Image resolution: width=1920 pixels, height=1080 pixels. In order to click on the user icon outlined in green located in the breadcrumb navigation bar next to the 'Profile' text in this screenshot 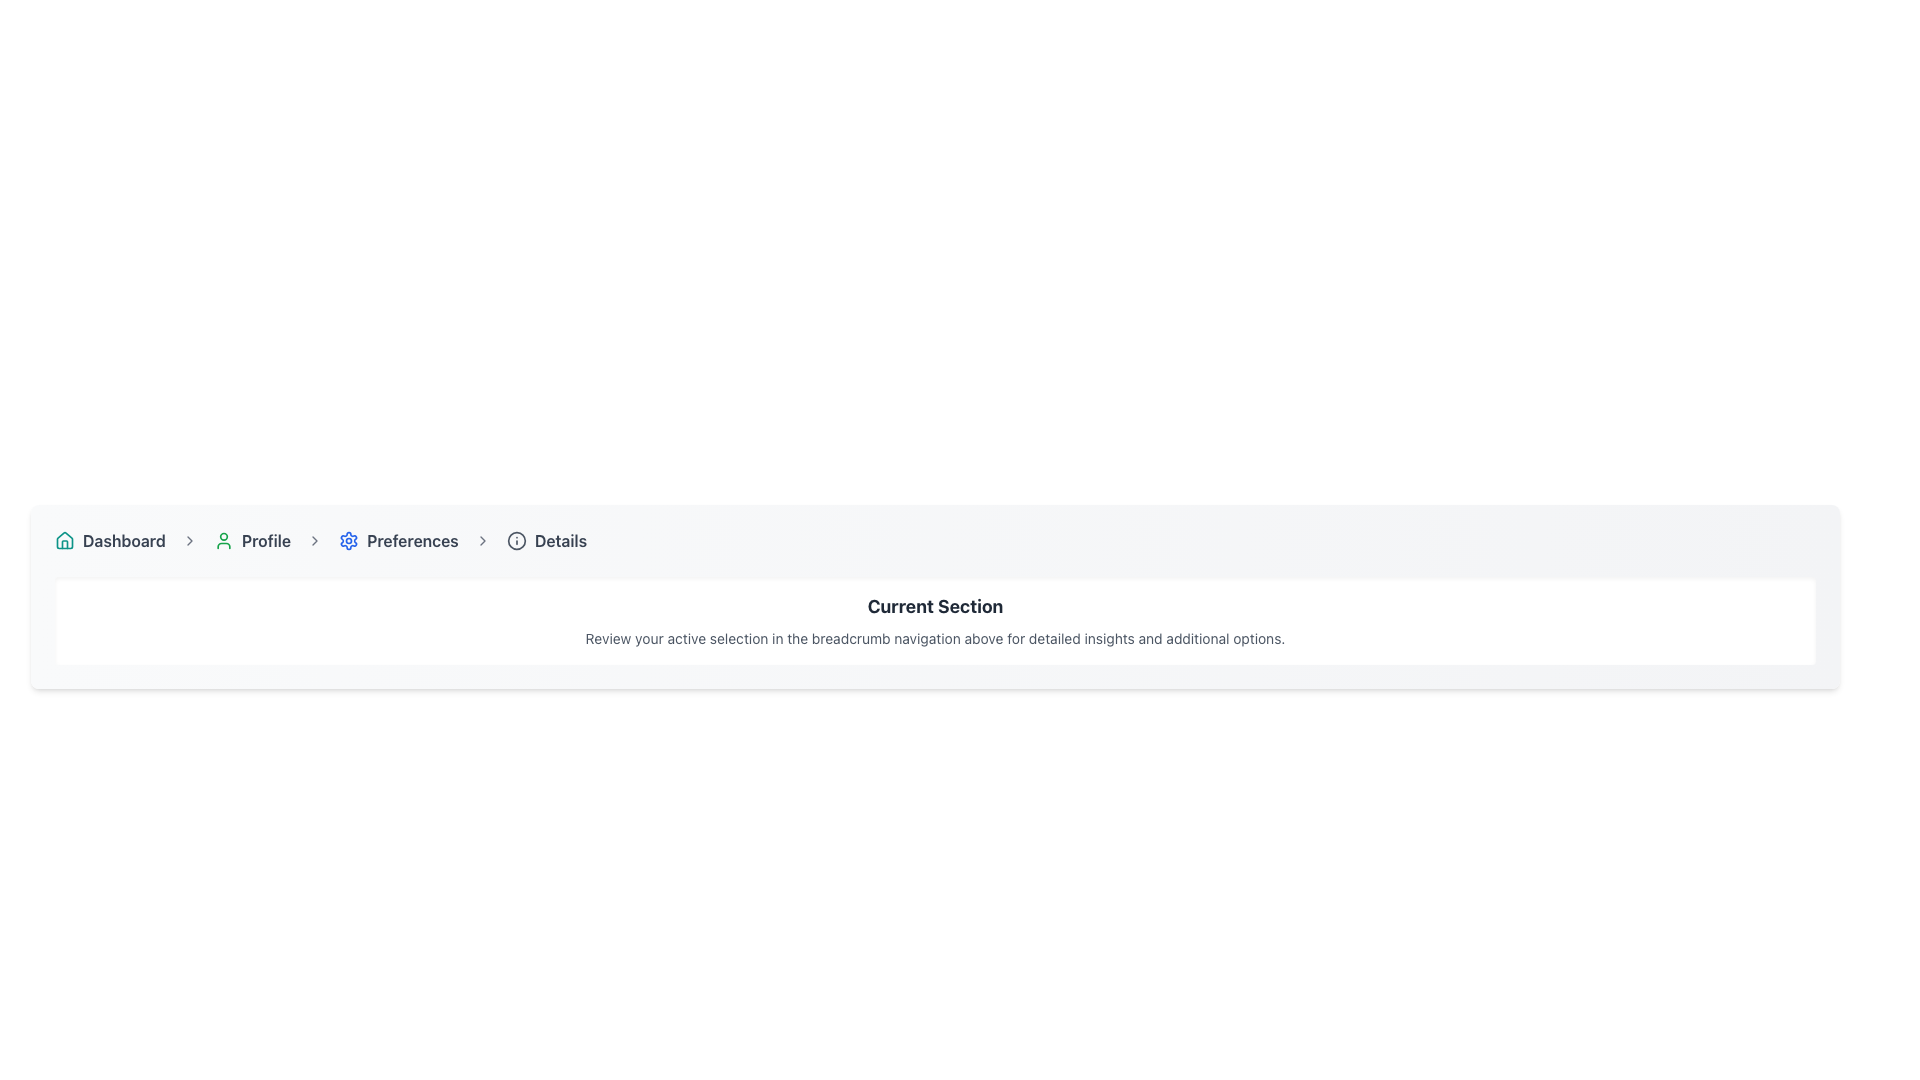, I will do `click(223, 540)`.